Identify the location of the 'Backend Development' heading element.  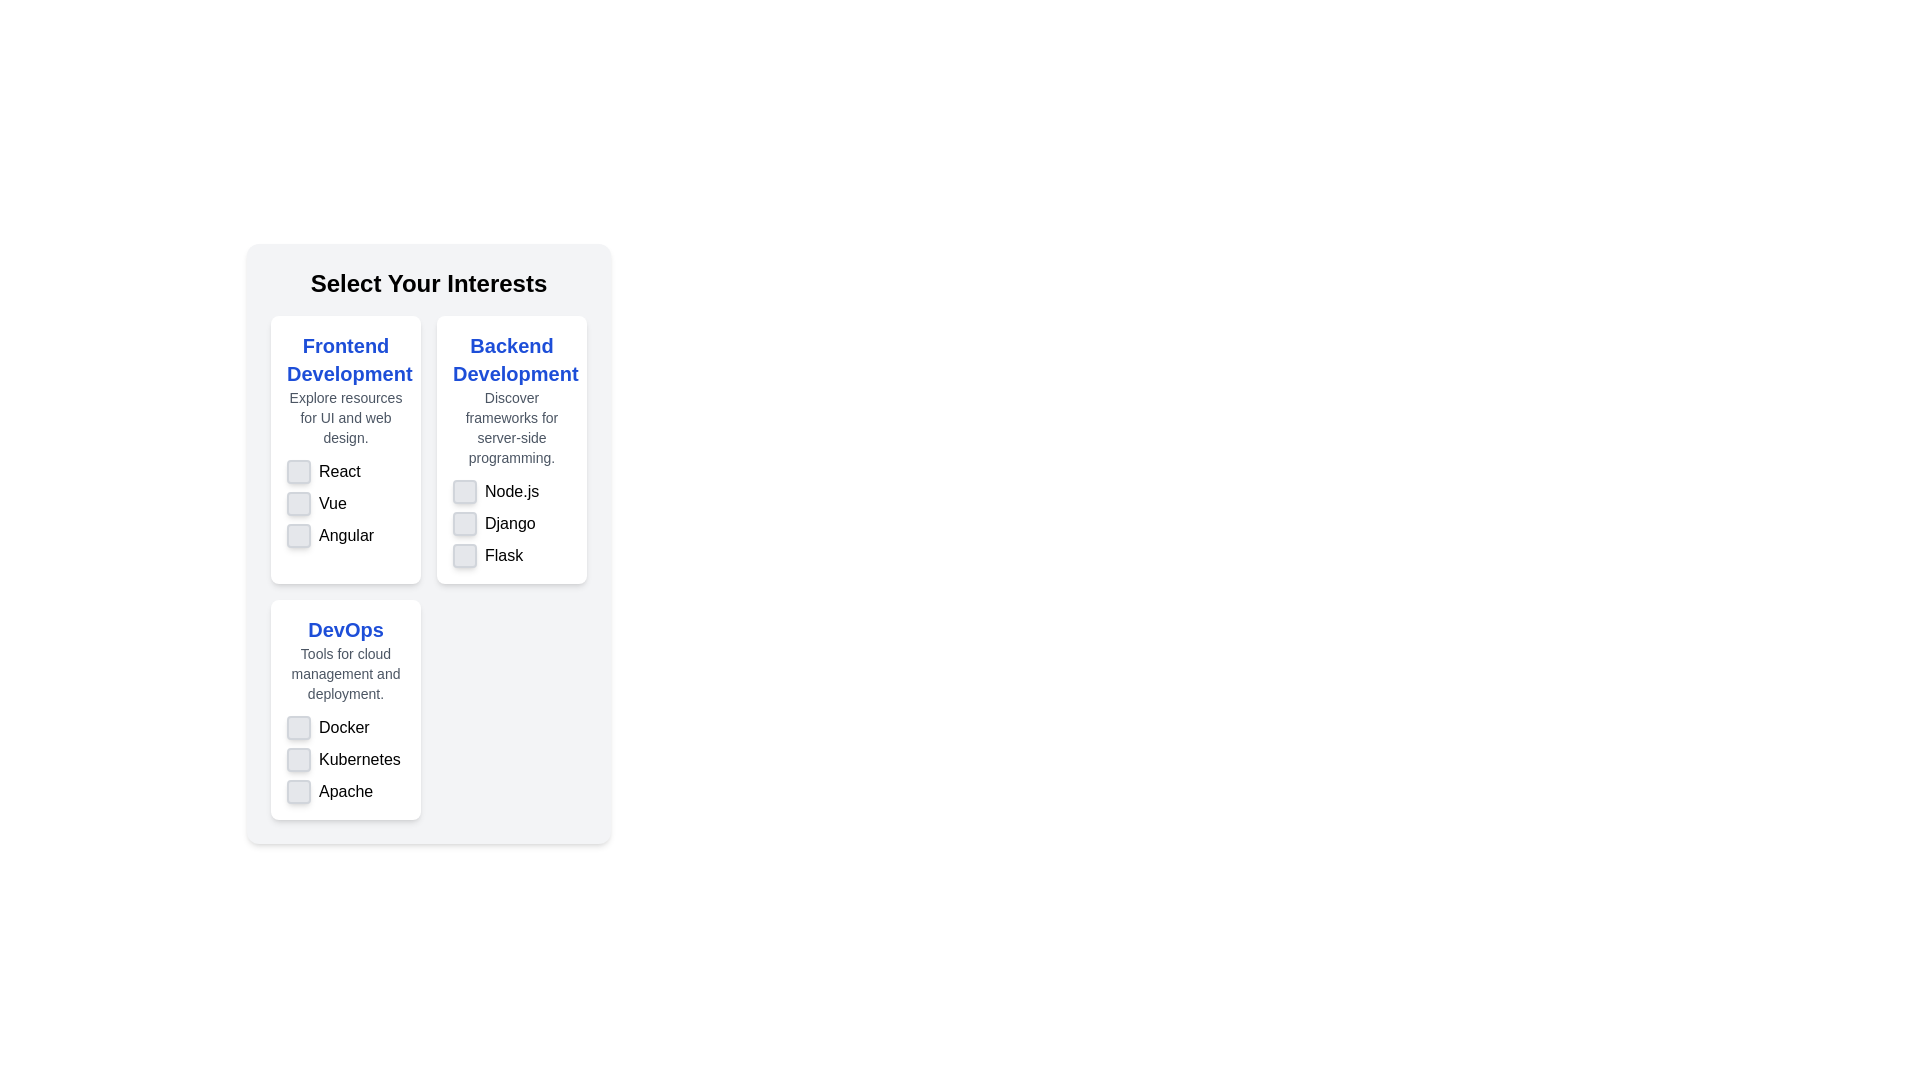
(512, 400).